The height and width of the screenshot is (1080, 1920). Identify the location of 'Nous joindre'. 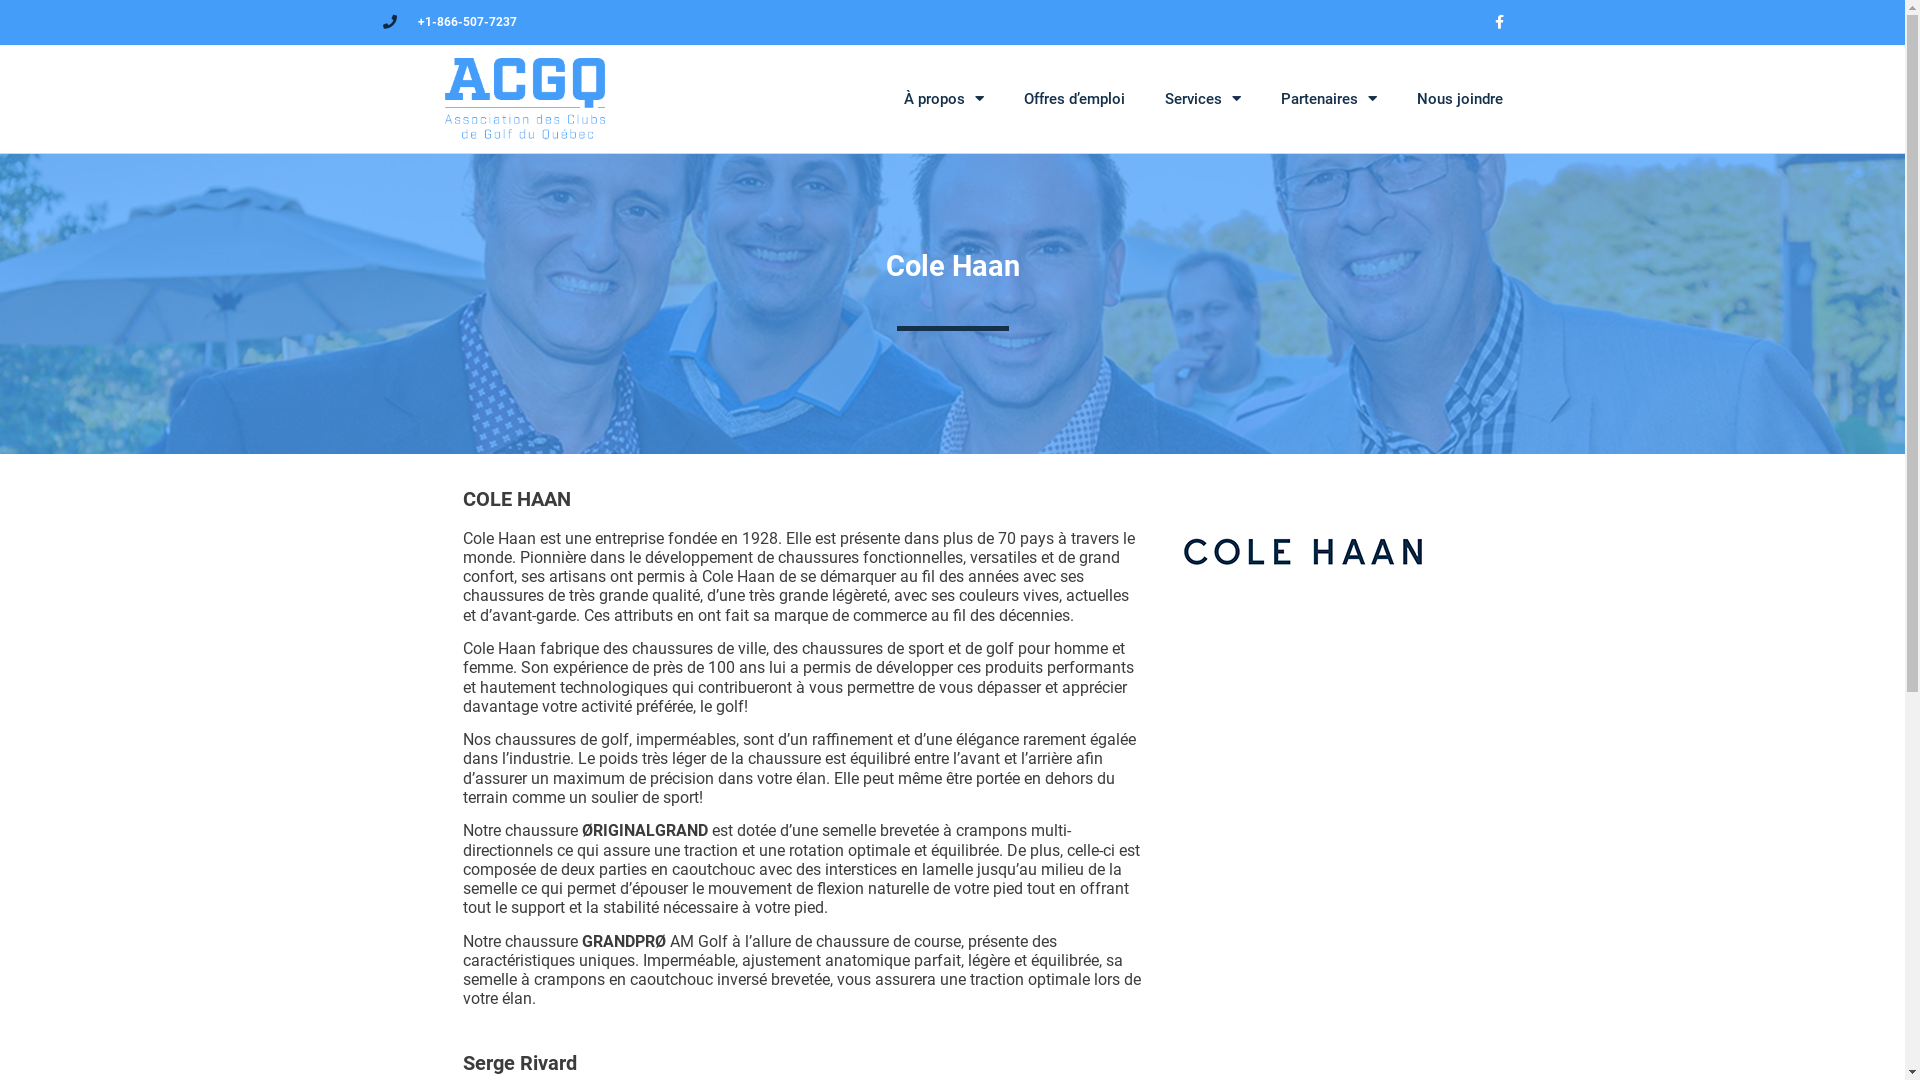
(1395, 99).